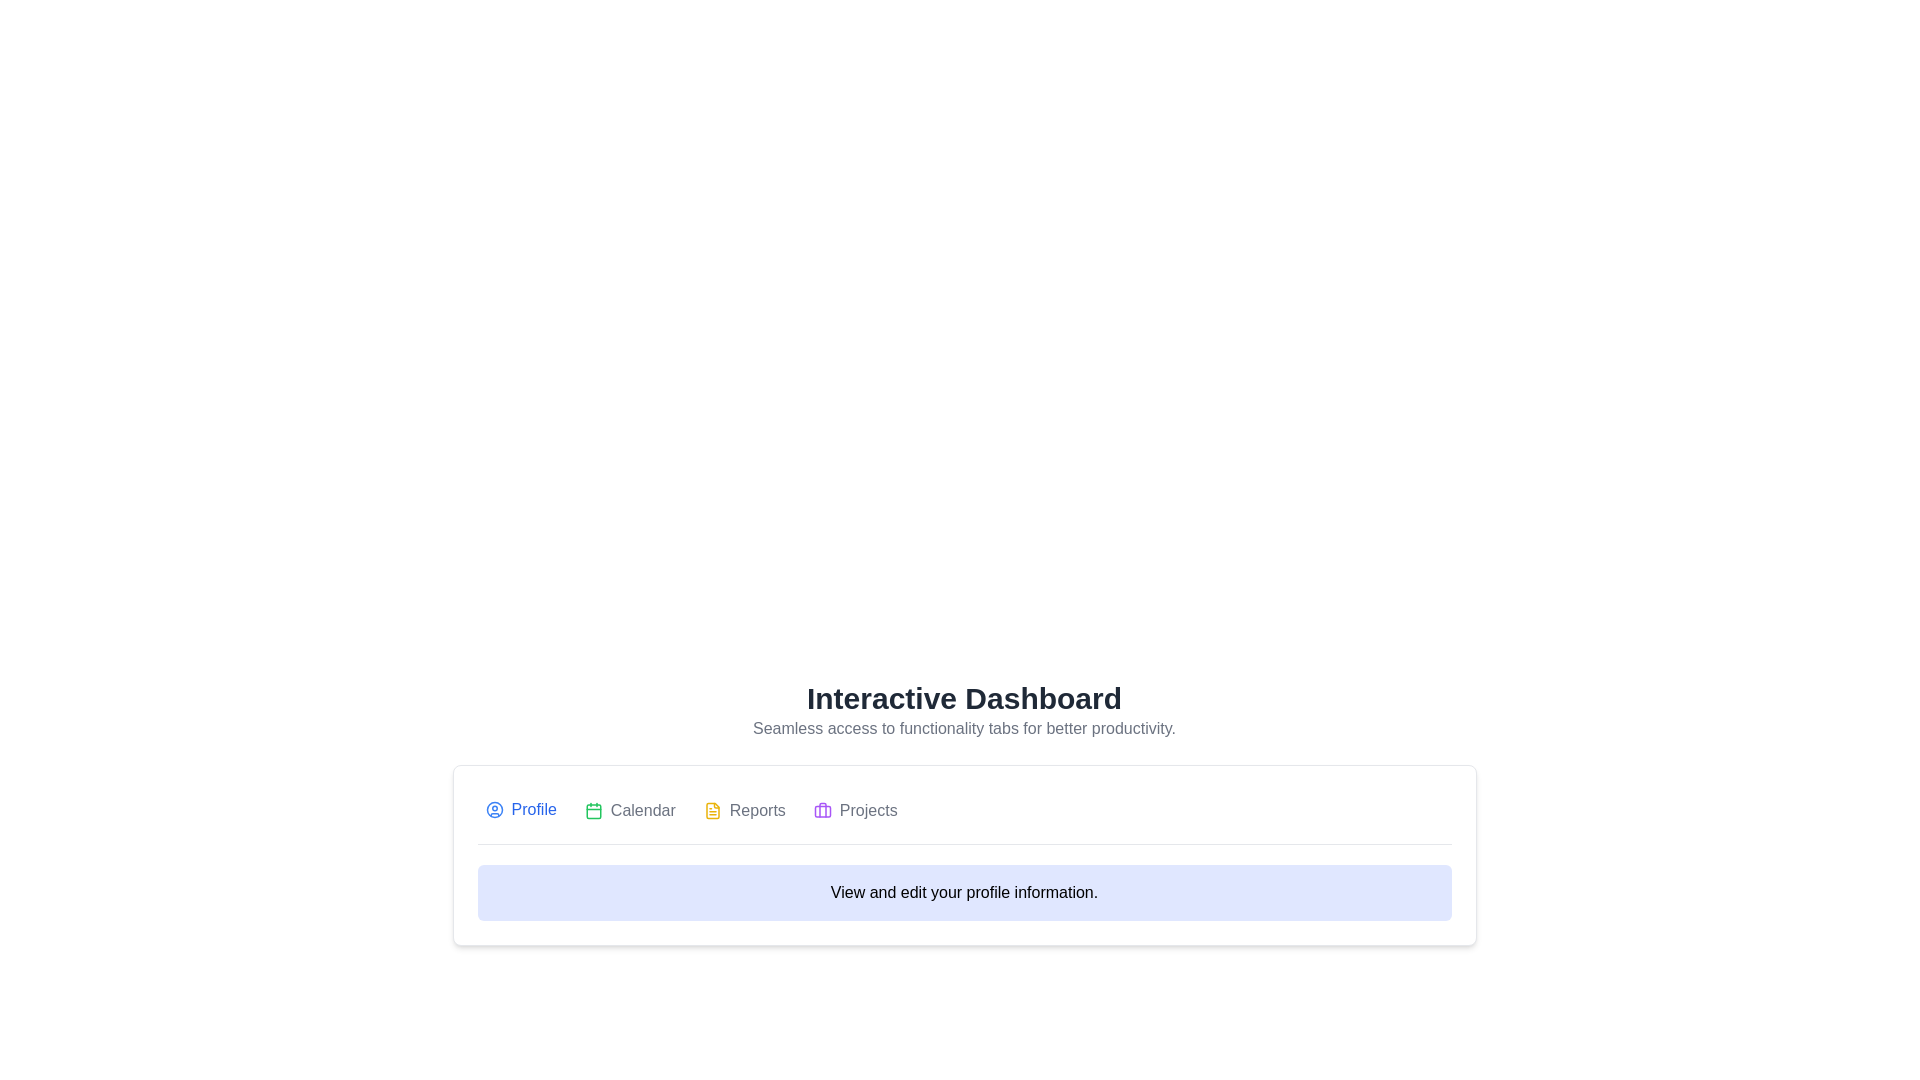  Describe the element at coordinates (629, 810) in the screenshot. I see `the 'Calendar' button, which is the second navigation option in the horizontal navigation bar` at that location.